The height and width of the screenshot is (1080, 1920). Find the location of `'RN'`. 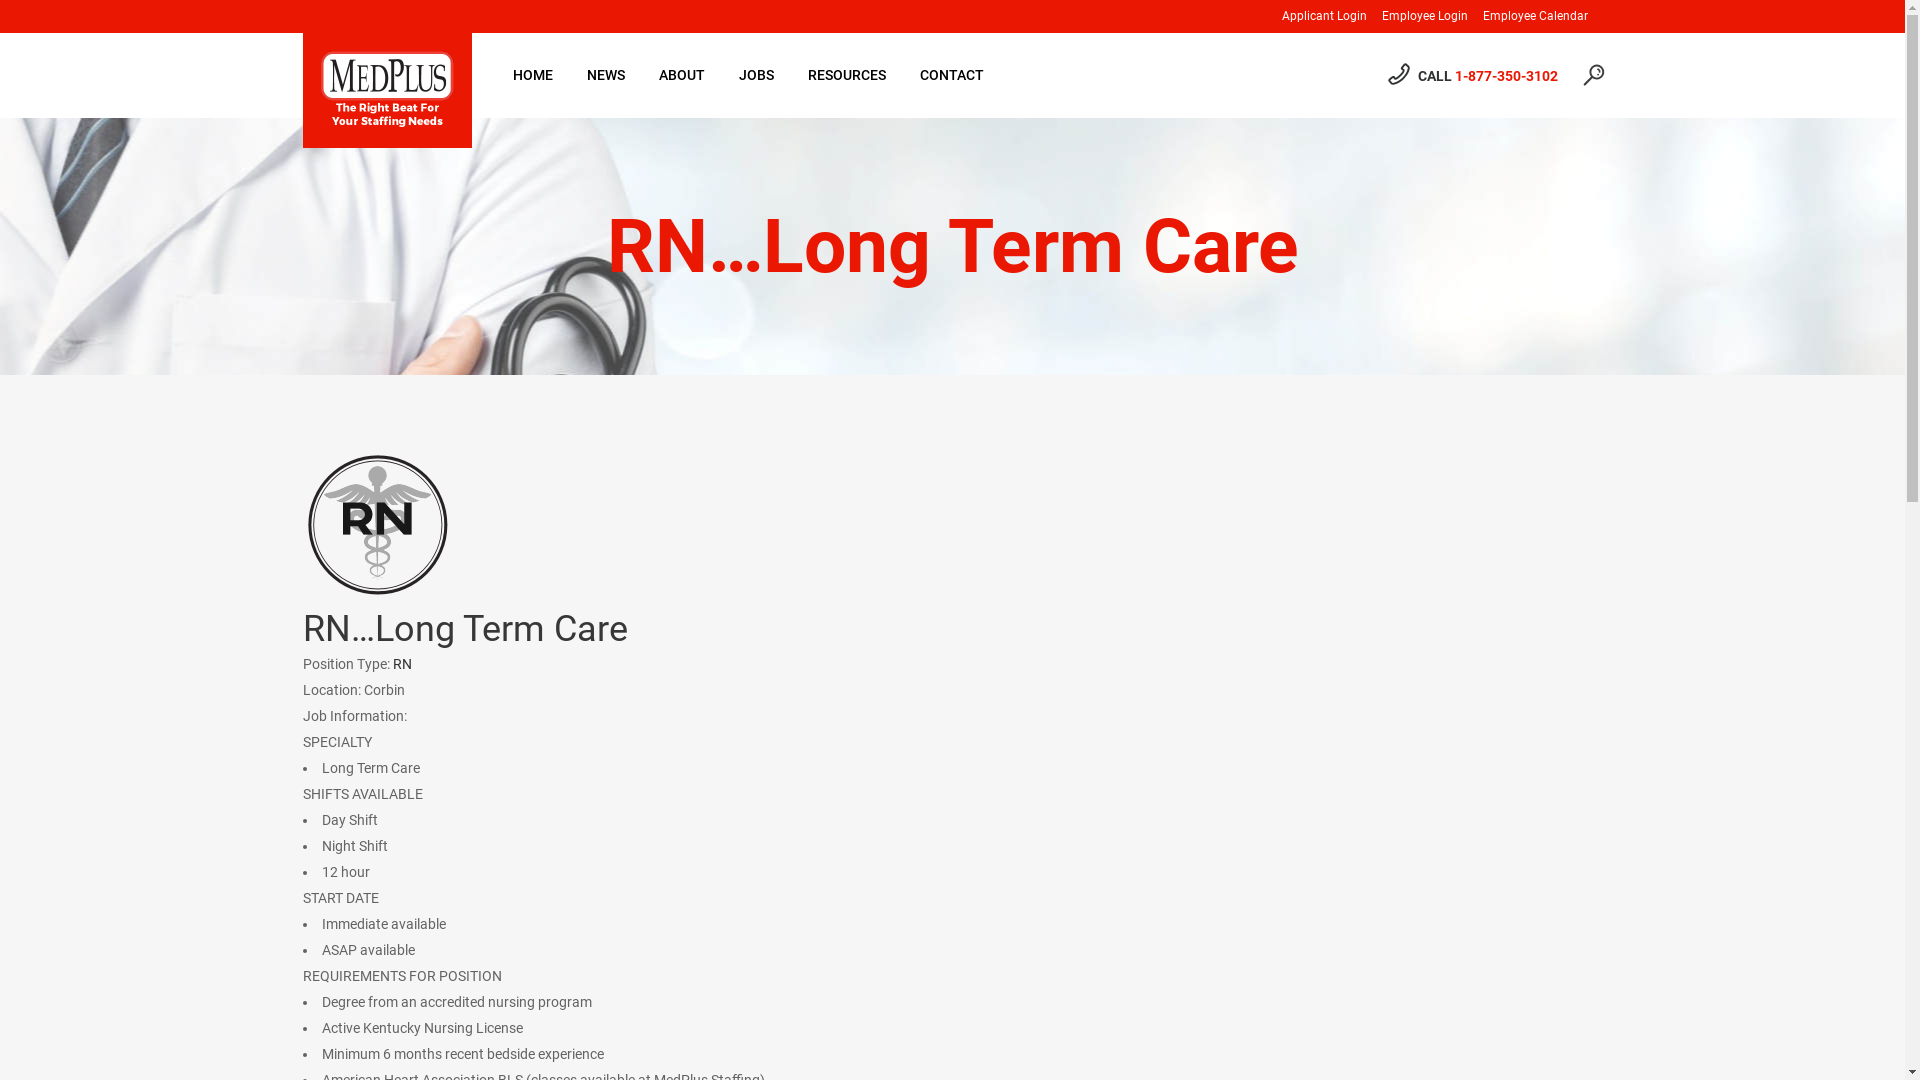

'RN' is located at coordinates (301, 523).